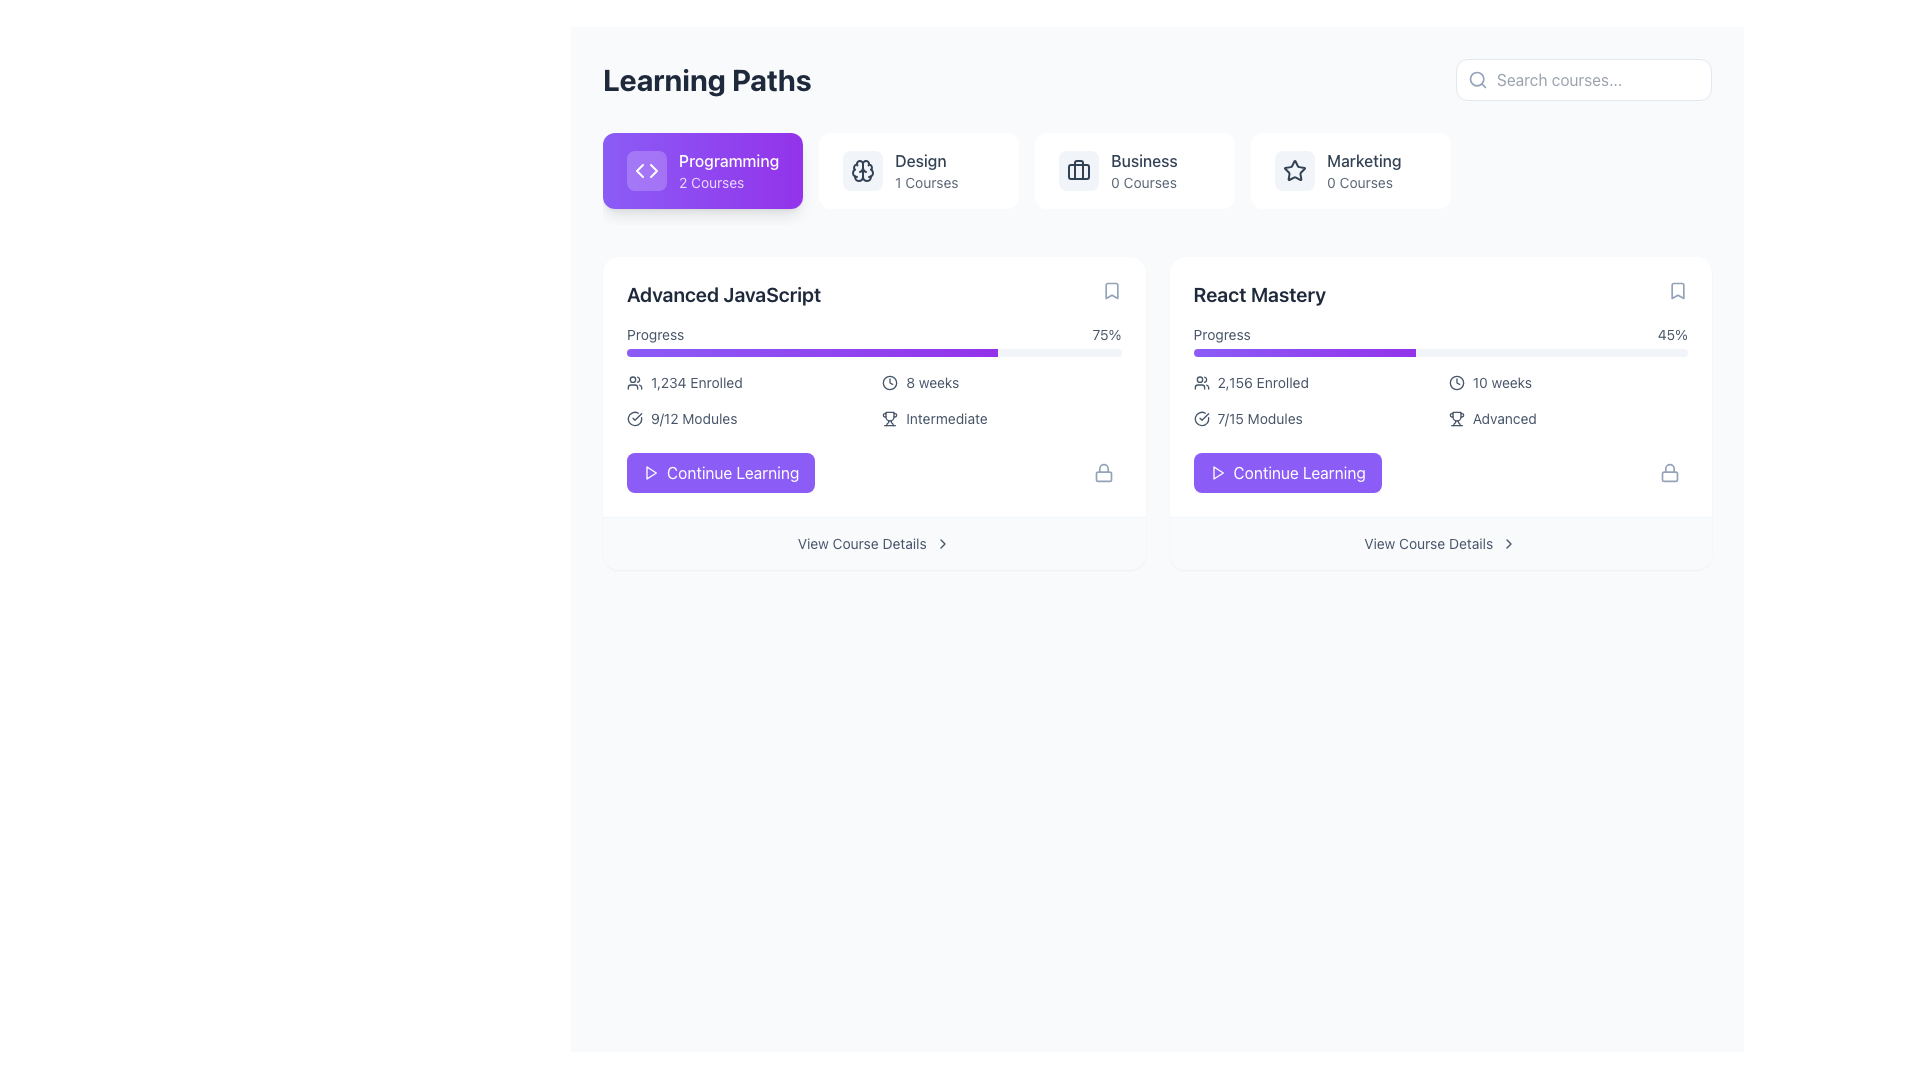  Describe the element at coordinates (1078, 171) in the screenshot. I see `the main body of the briefcase icon representing the 'Business' category in the navigation section` at that location.